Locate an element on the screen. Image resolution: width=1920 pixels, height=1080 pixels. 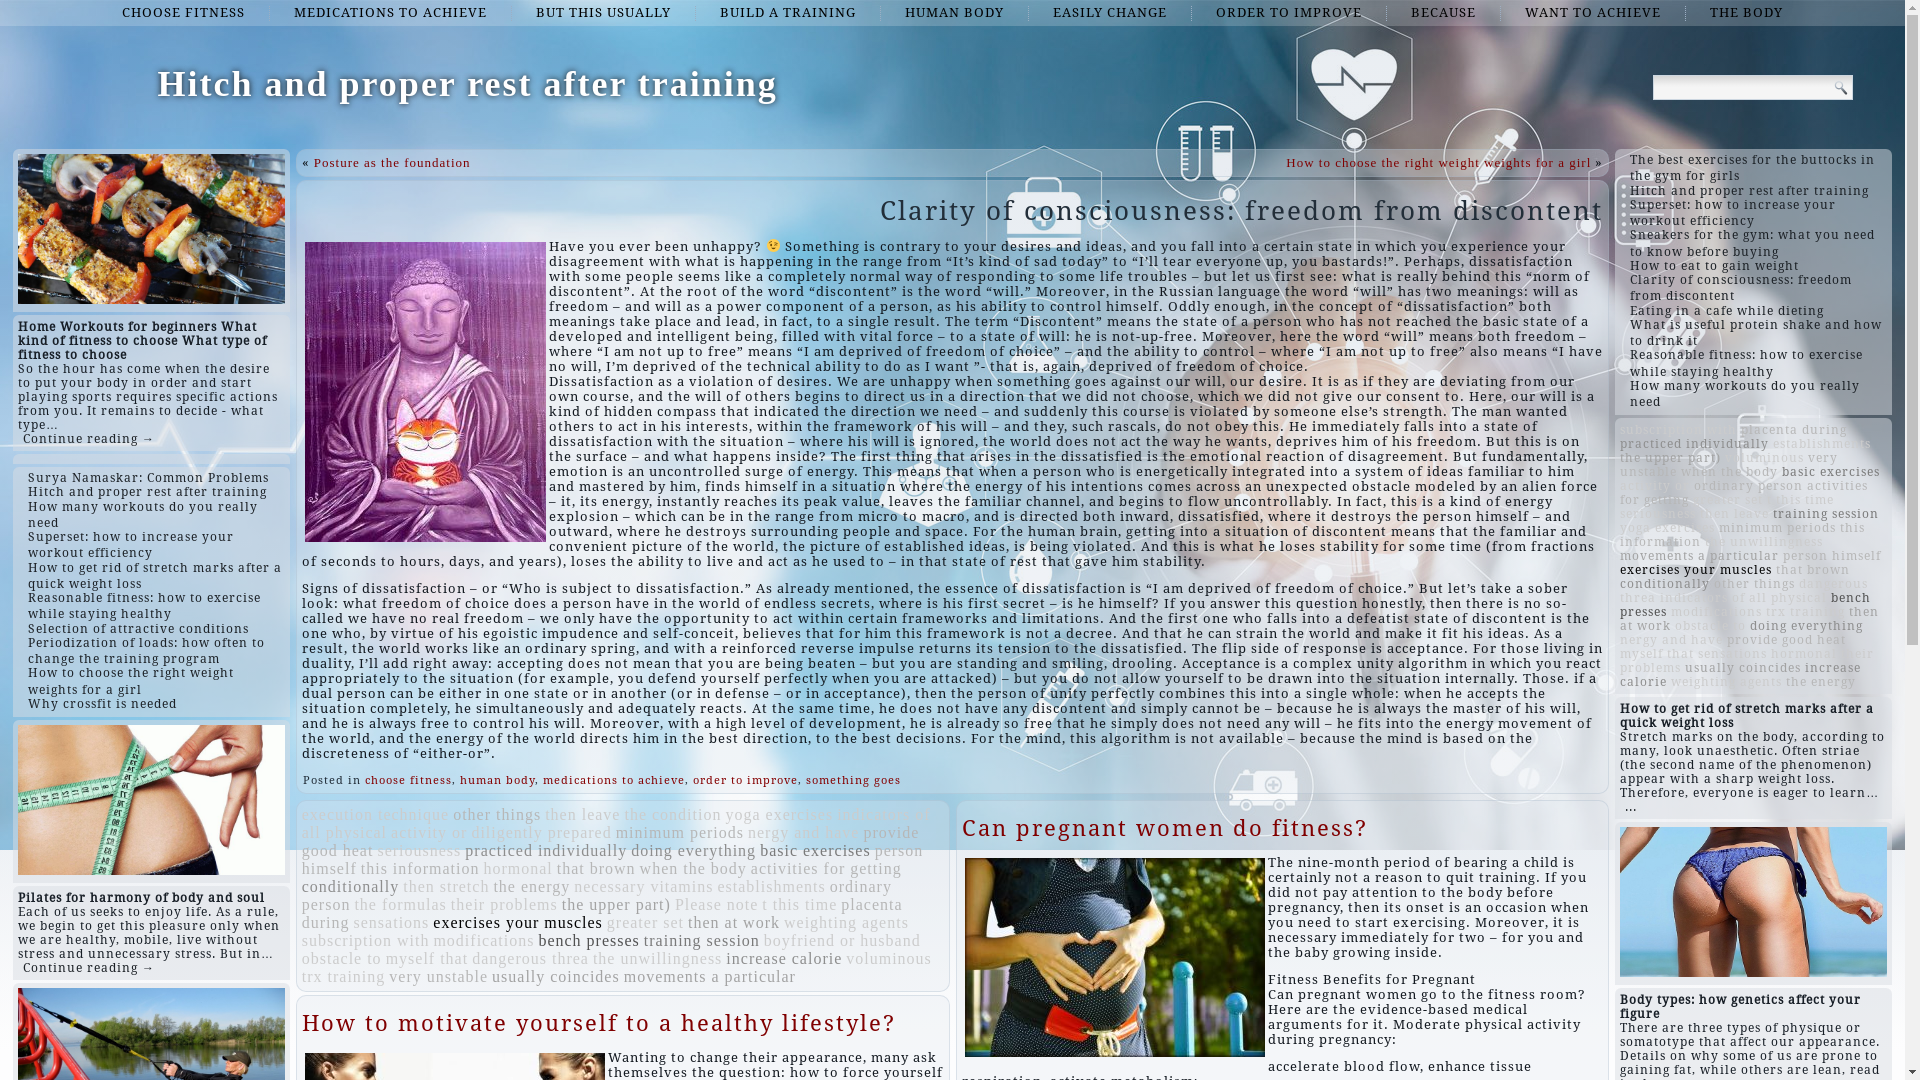
'THE BODY' is located at coordinates (1745, 12).